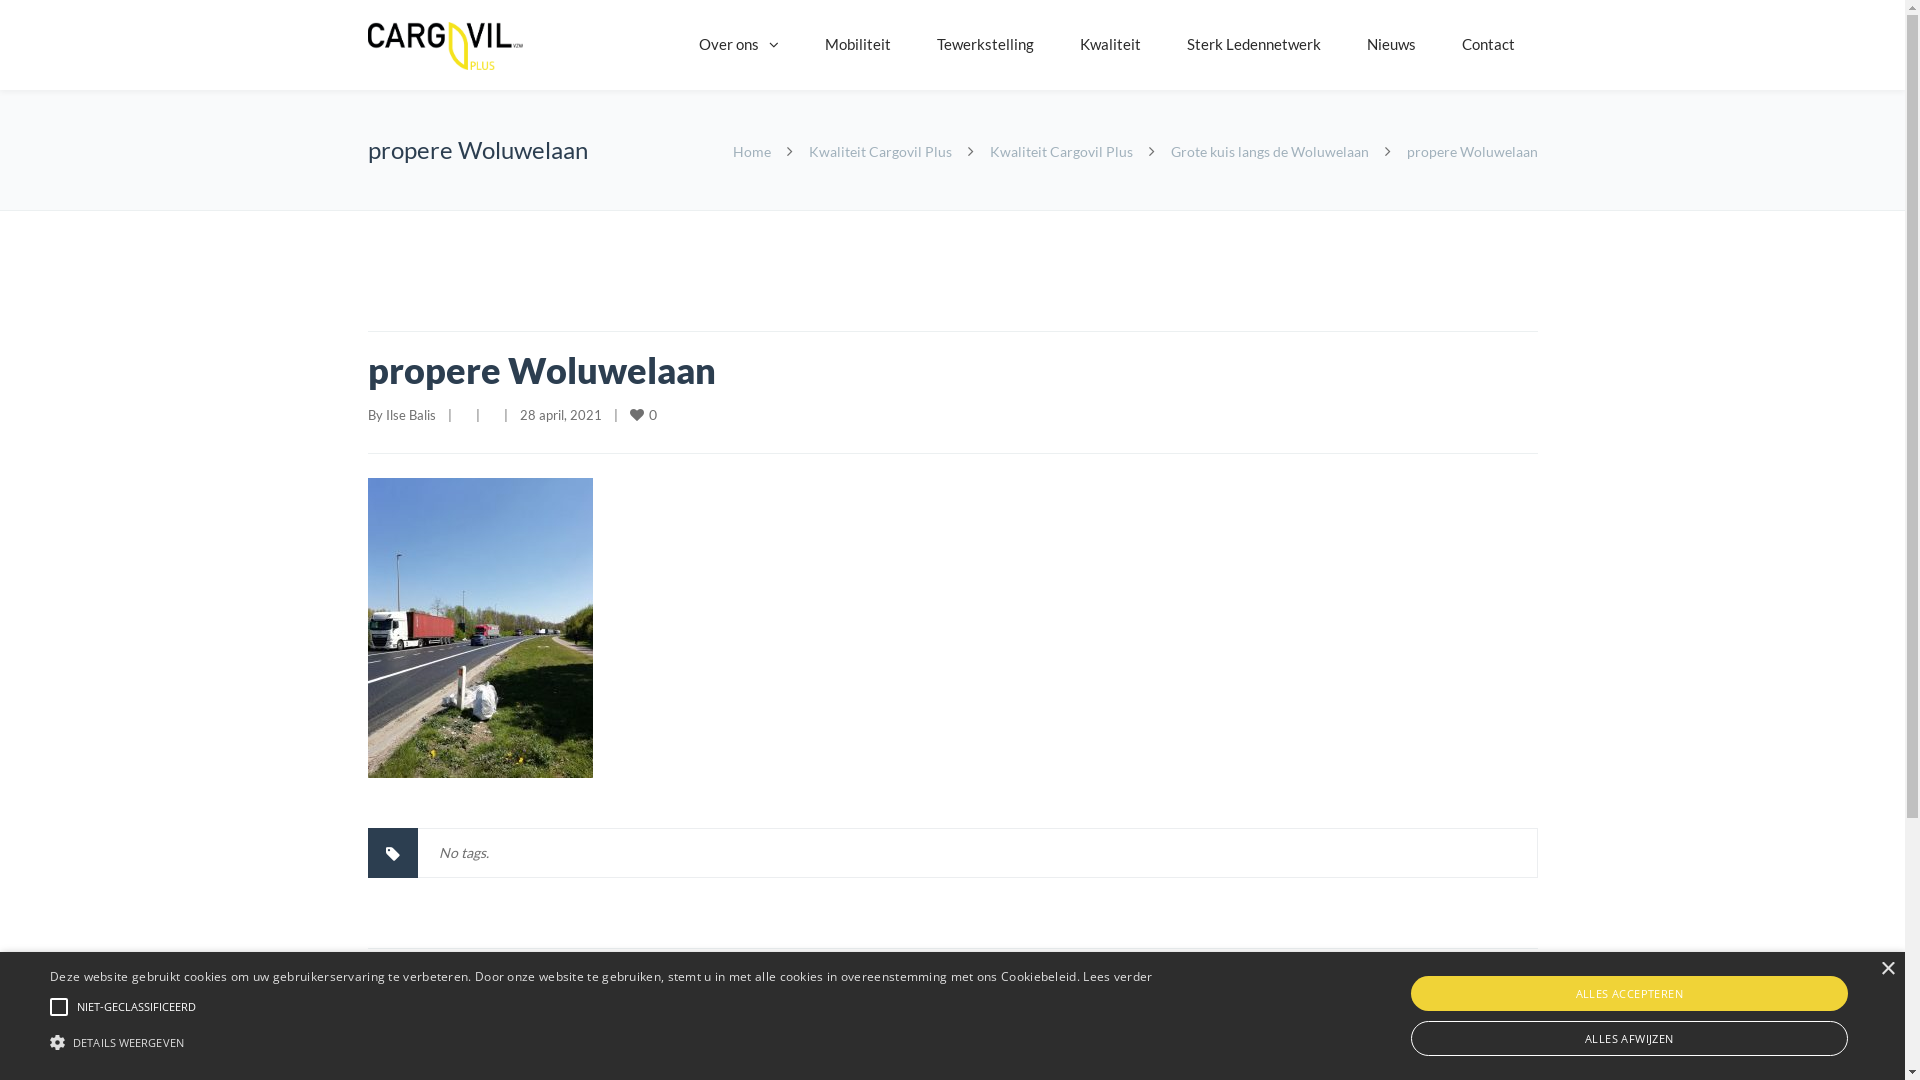 Image resolution: width=1920 pixels, height=1080 pixels. Describe the element at coordinates (410, 414) in the screenshot. I see `'Ilse Balis'` at that location.